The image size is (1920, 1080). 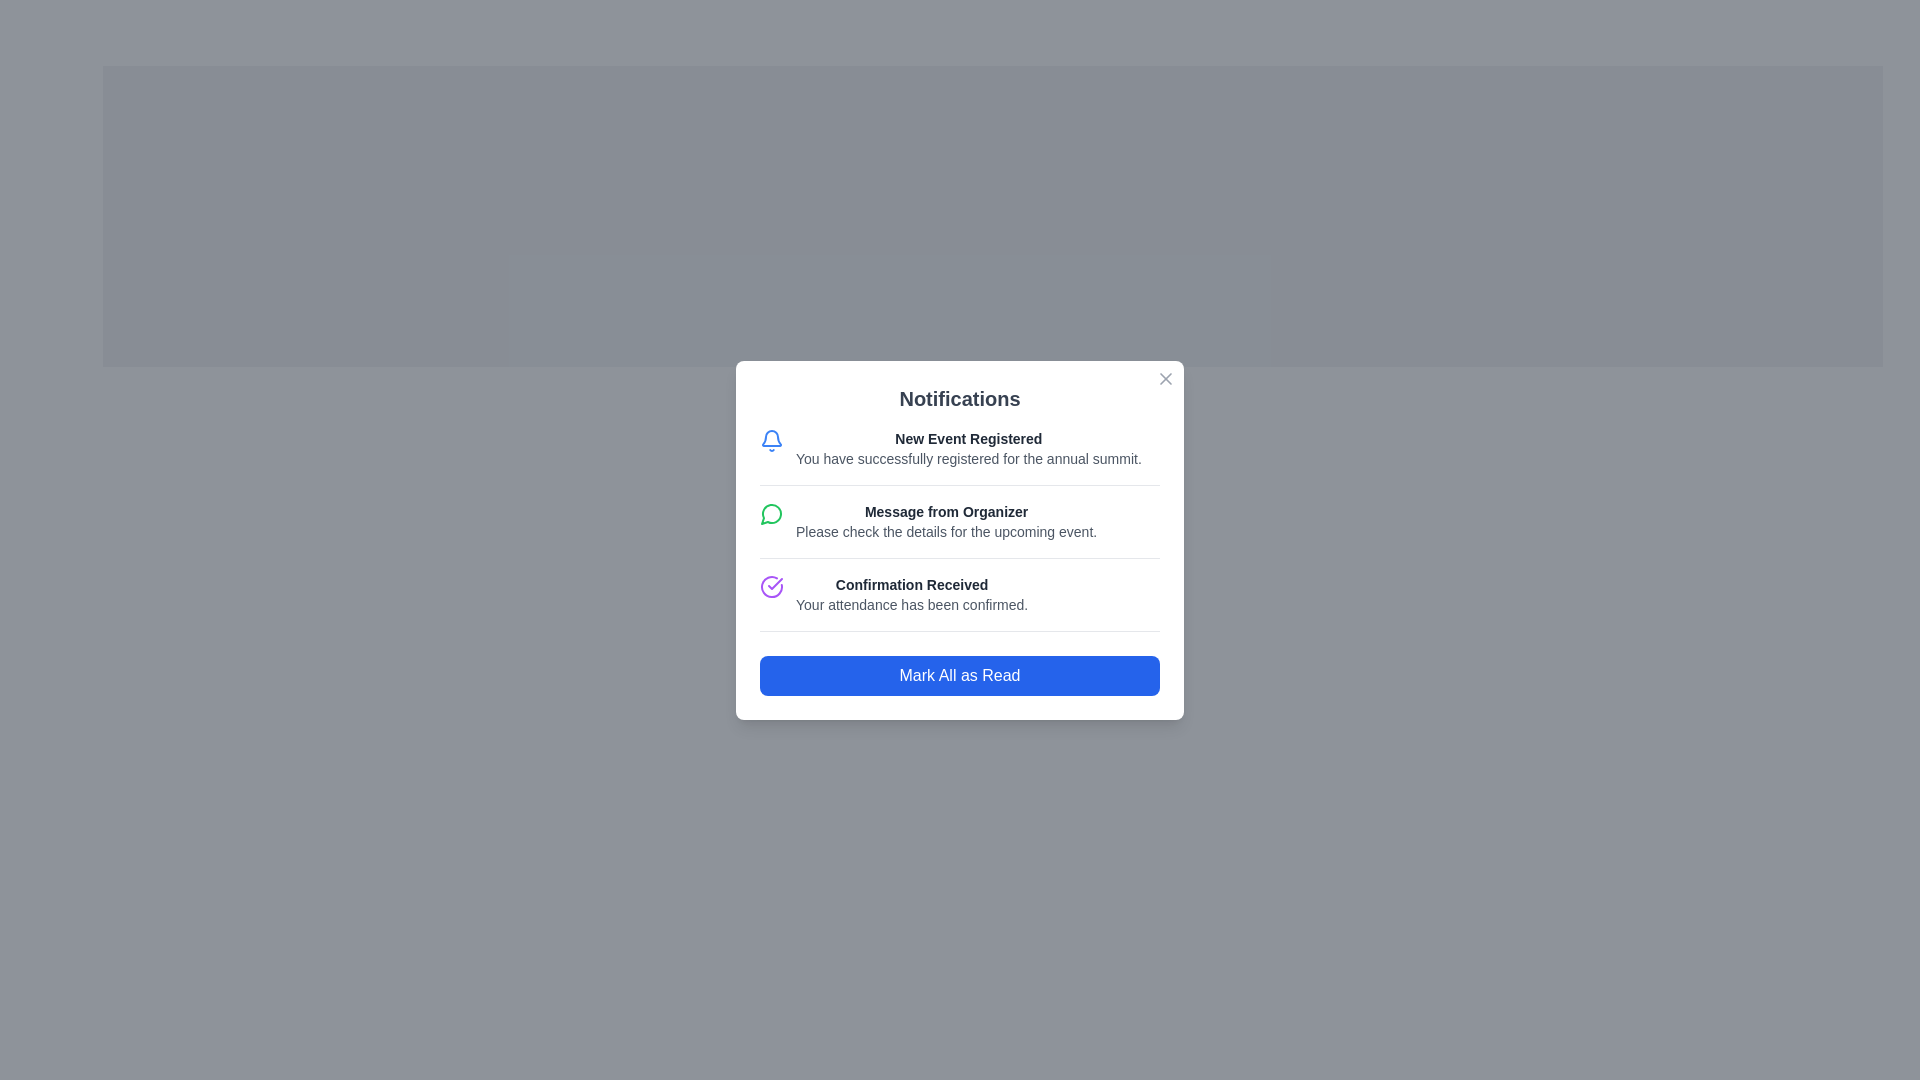 I want to click on the notification icon located in the top-left area of the first notification card, next to the text 'New Event Registered', so click(x=771, y=438).